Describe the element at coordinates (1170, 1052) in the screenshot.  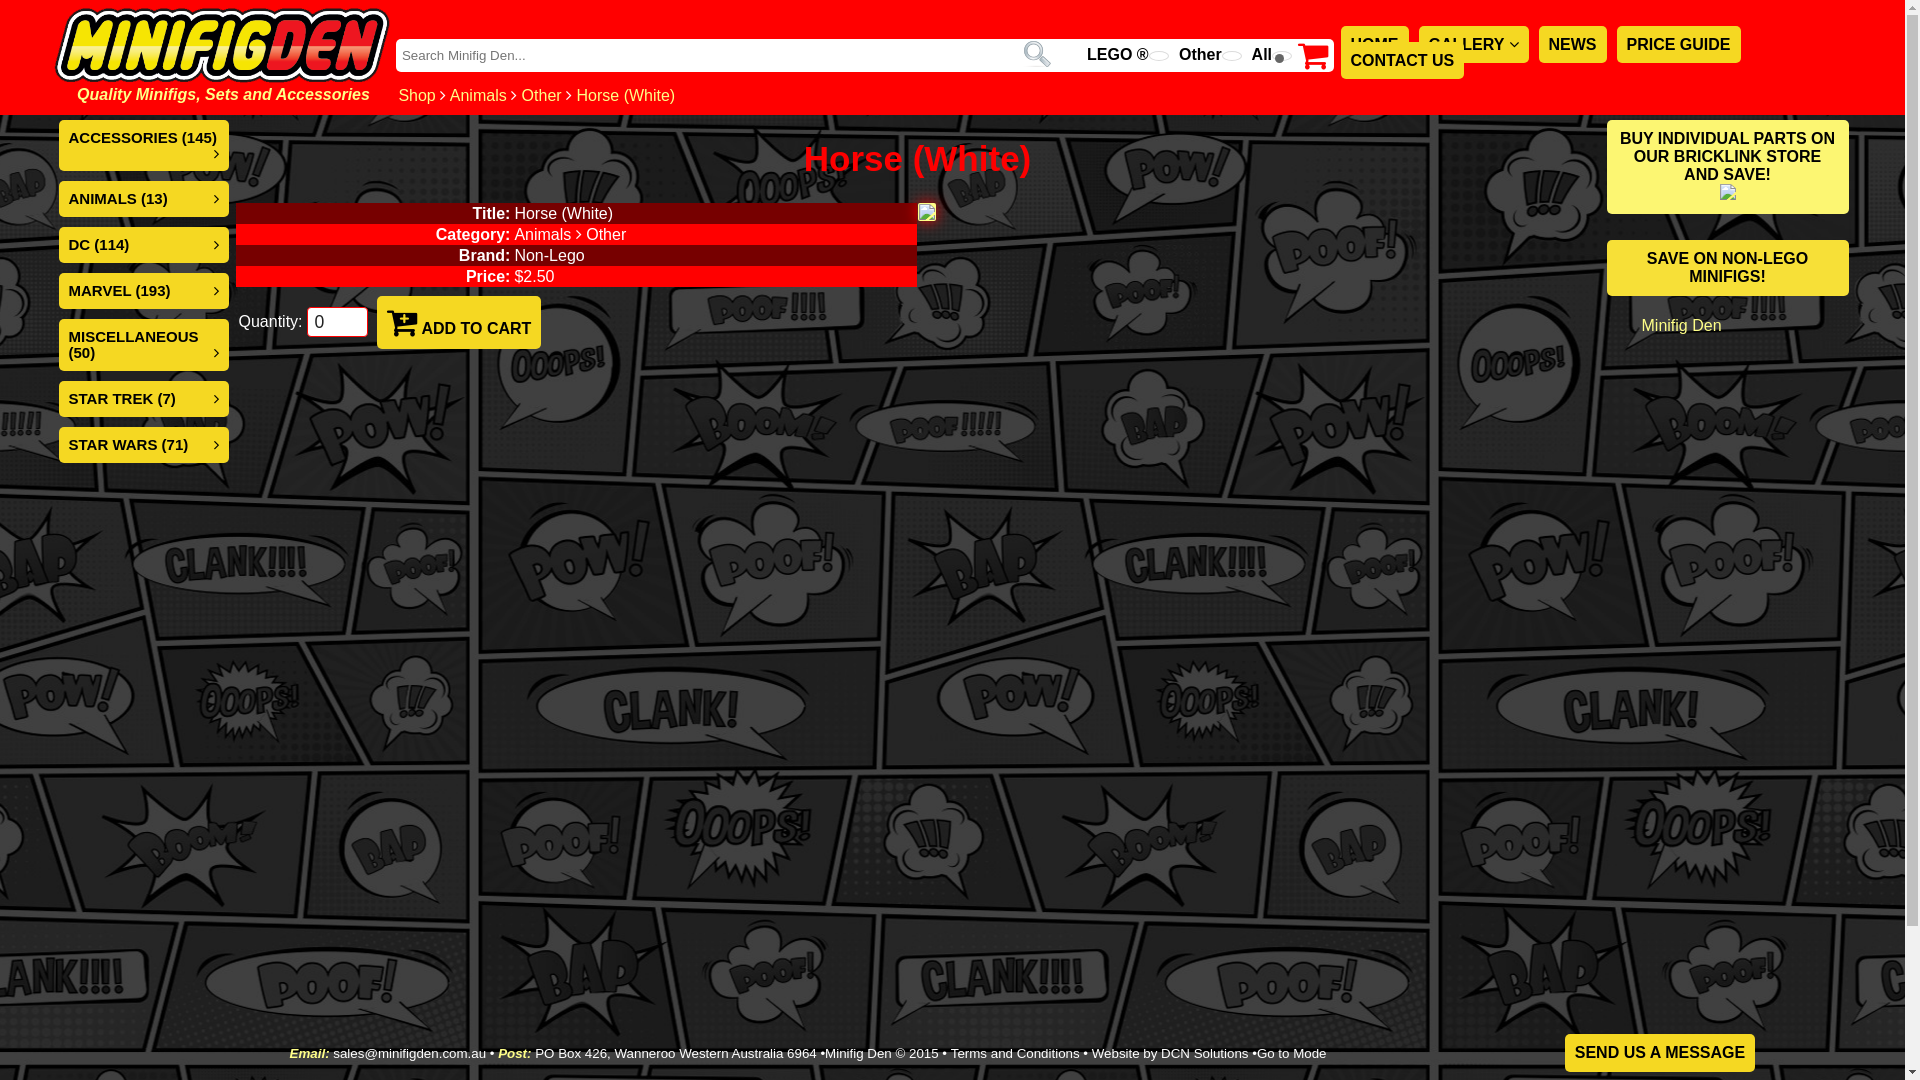
I see `'Website by DCN Solutions'` at that location.